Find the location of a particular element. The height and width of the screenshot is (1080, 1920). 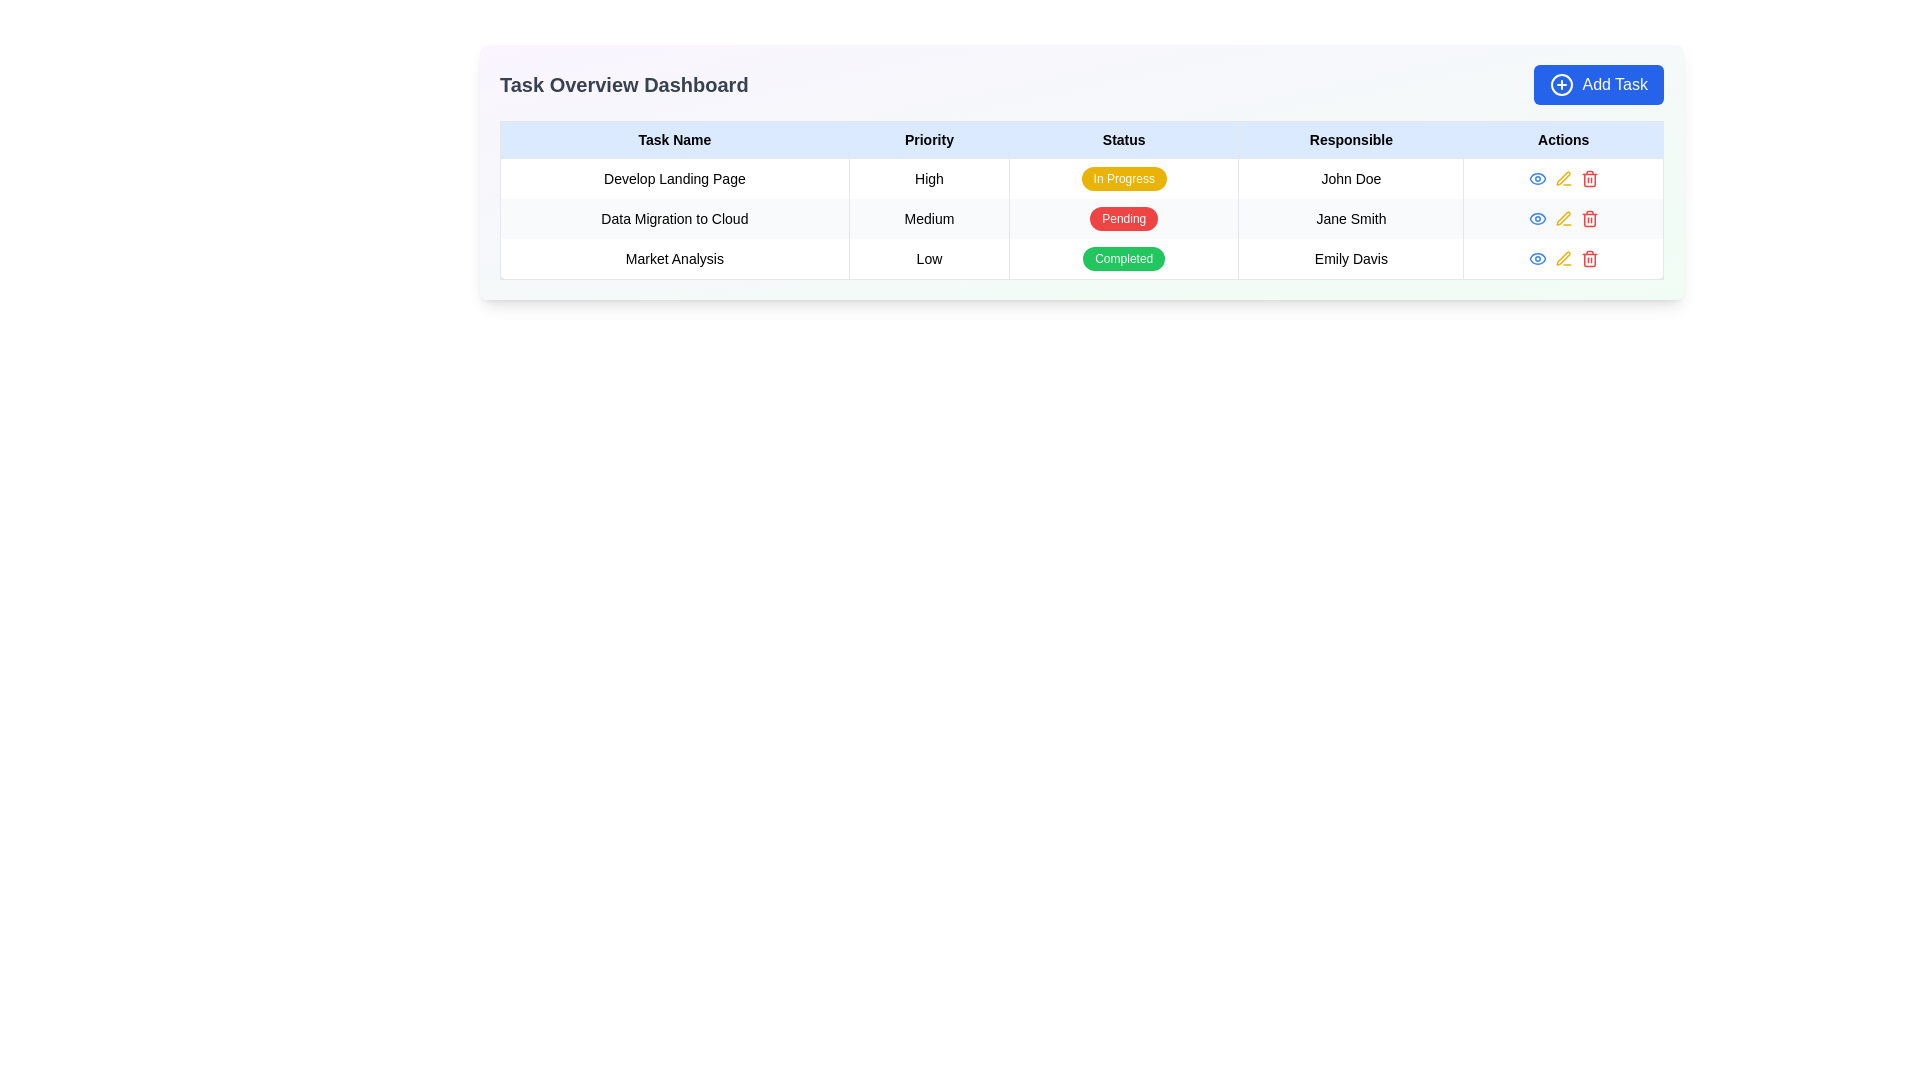

the text label in the 'Priority' column of the task table that indicates the priority level of the task 'Develop Landing Page' is located at coordinates (928, 177).